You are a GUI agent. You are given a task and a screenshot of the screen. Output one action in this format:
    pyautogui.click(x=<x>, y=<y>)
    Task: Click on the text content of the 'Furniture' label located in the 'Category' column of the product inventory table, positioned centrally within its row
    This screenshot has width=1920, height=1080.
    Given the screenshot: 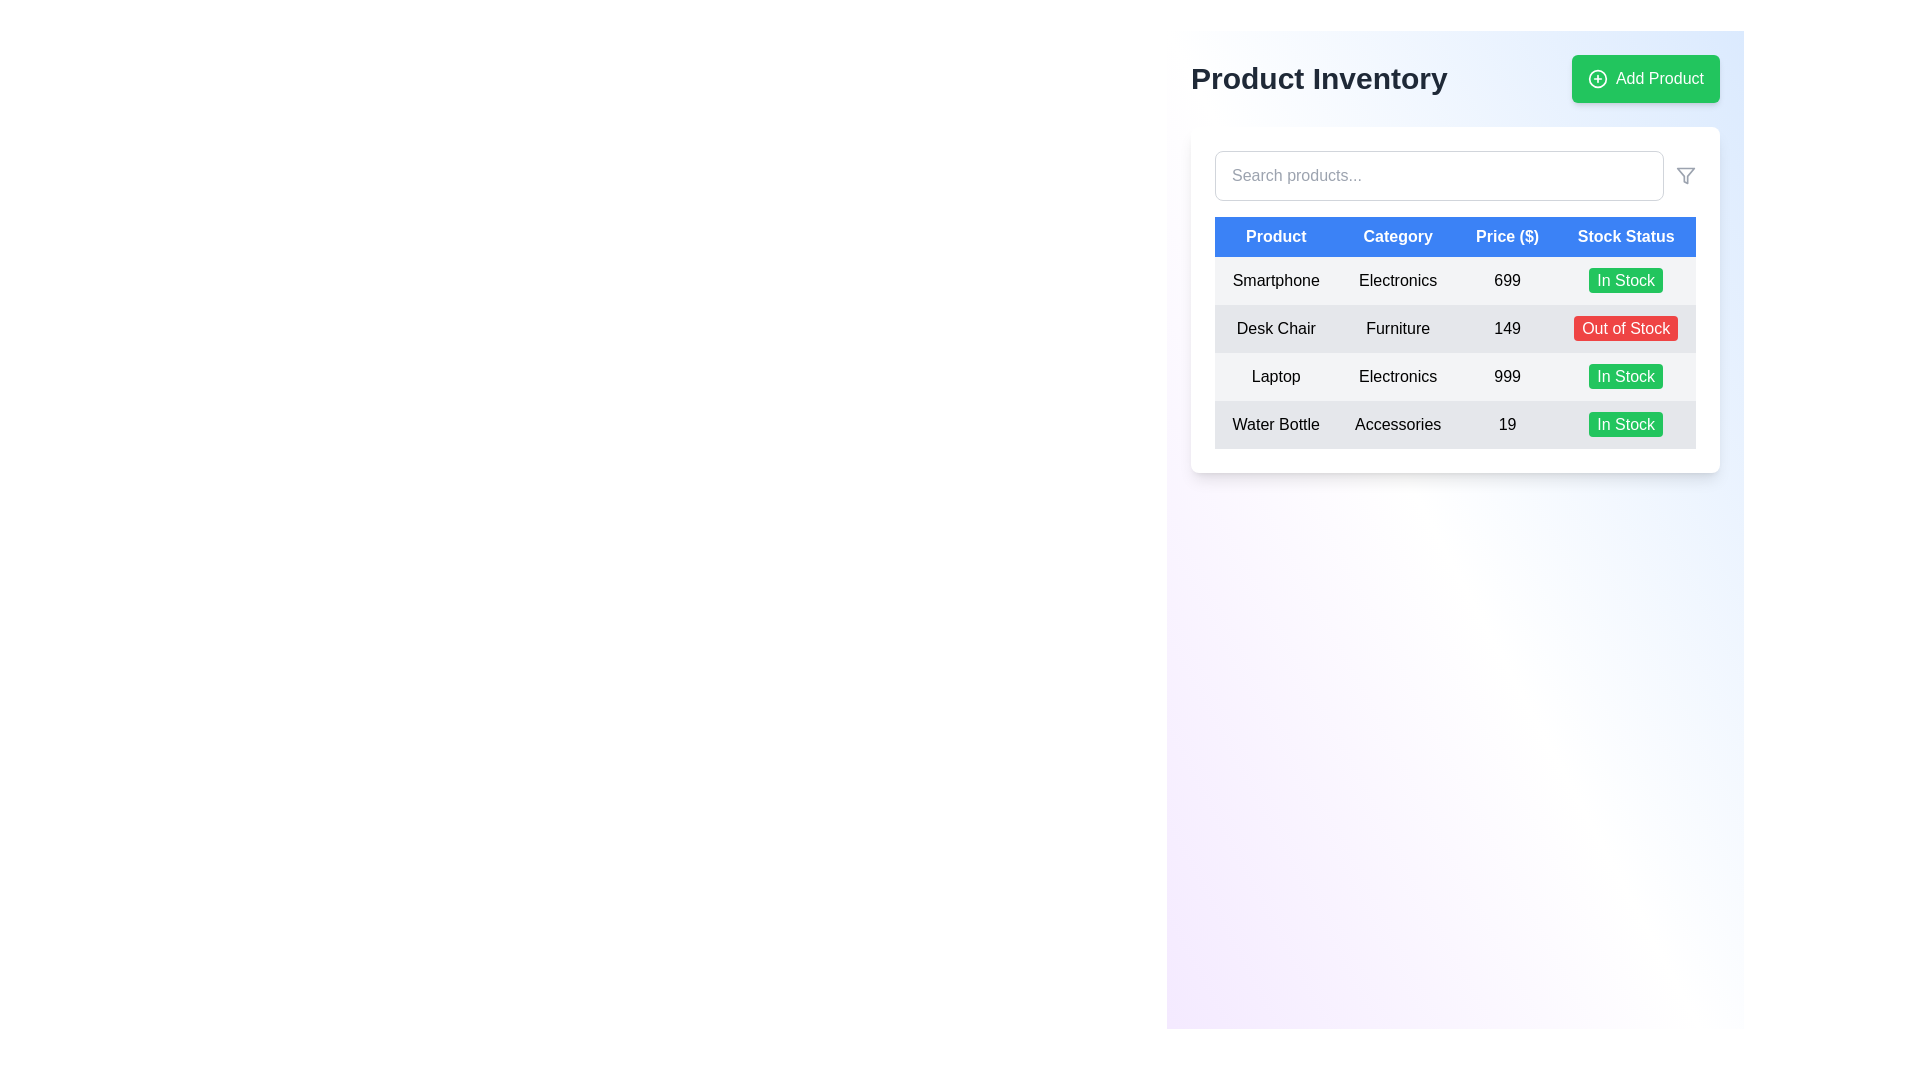 What is the action you would take?
    pyautogui.click(x=1397, y=327)
    